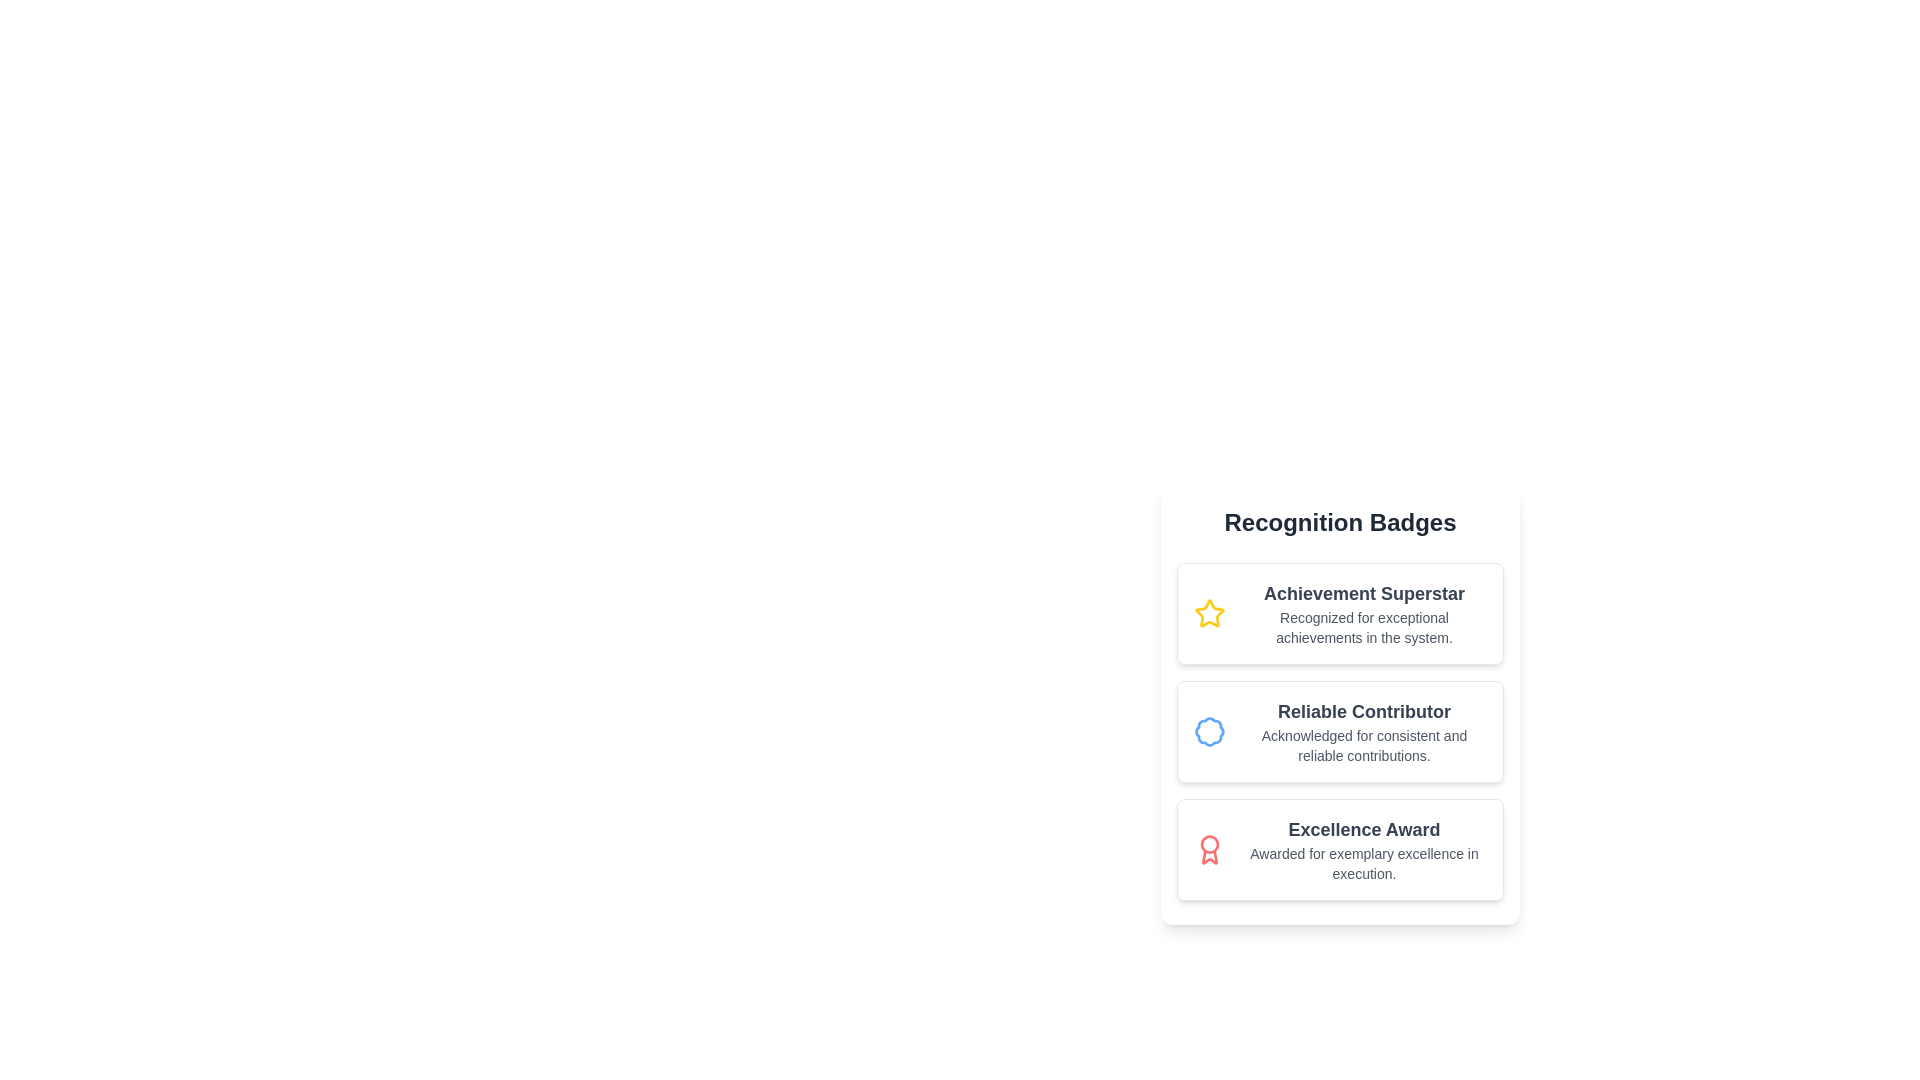  I want to click on the text label reading 'Reliable Contributor', which is styled in a large bold font and dark gray color, located at the top left of its containing card in the 'Recognition Badges' section, so click(1363, 711).